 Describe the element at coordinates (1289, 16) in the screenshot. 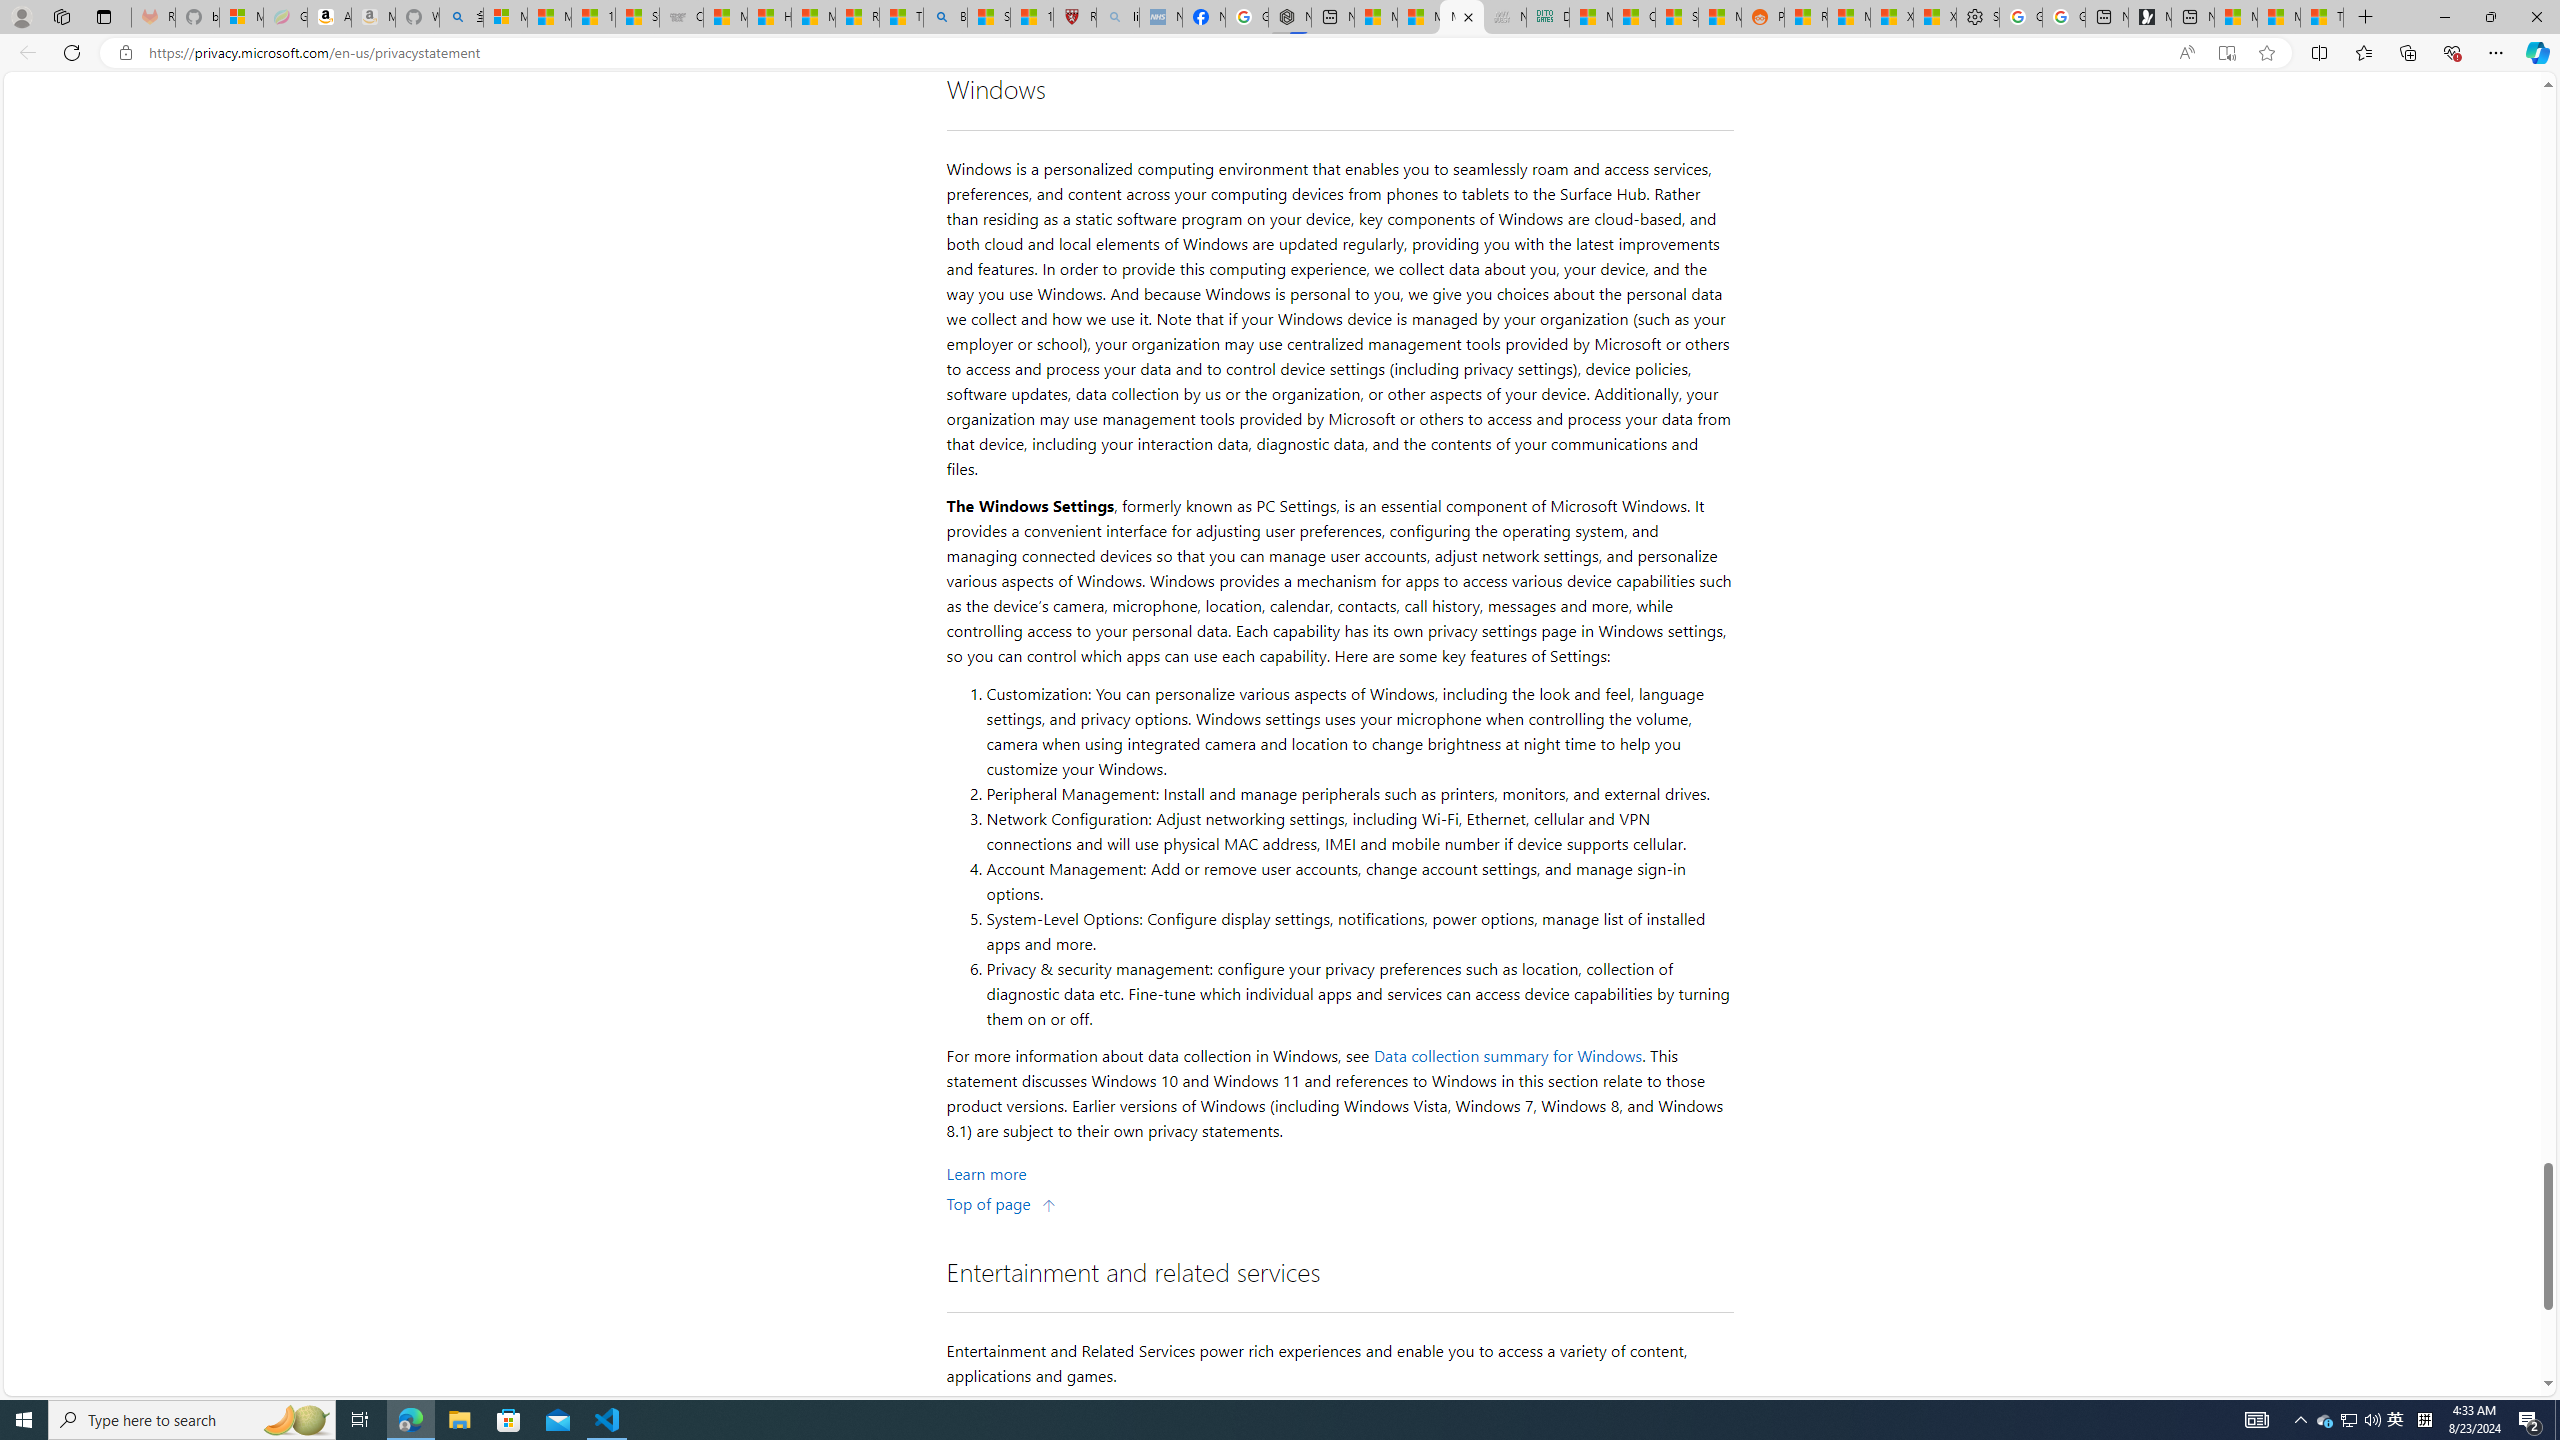

I see `'Nordace - Nordace Siena Is Not An Ordinary Backpack'` at that location.